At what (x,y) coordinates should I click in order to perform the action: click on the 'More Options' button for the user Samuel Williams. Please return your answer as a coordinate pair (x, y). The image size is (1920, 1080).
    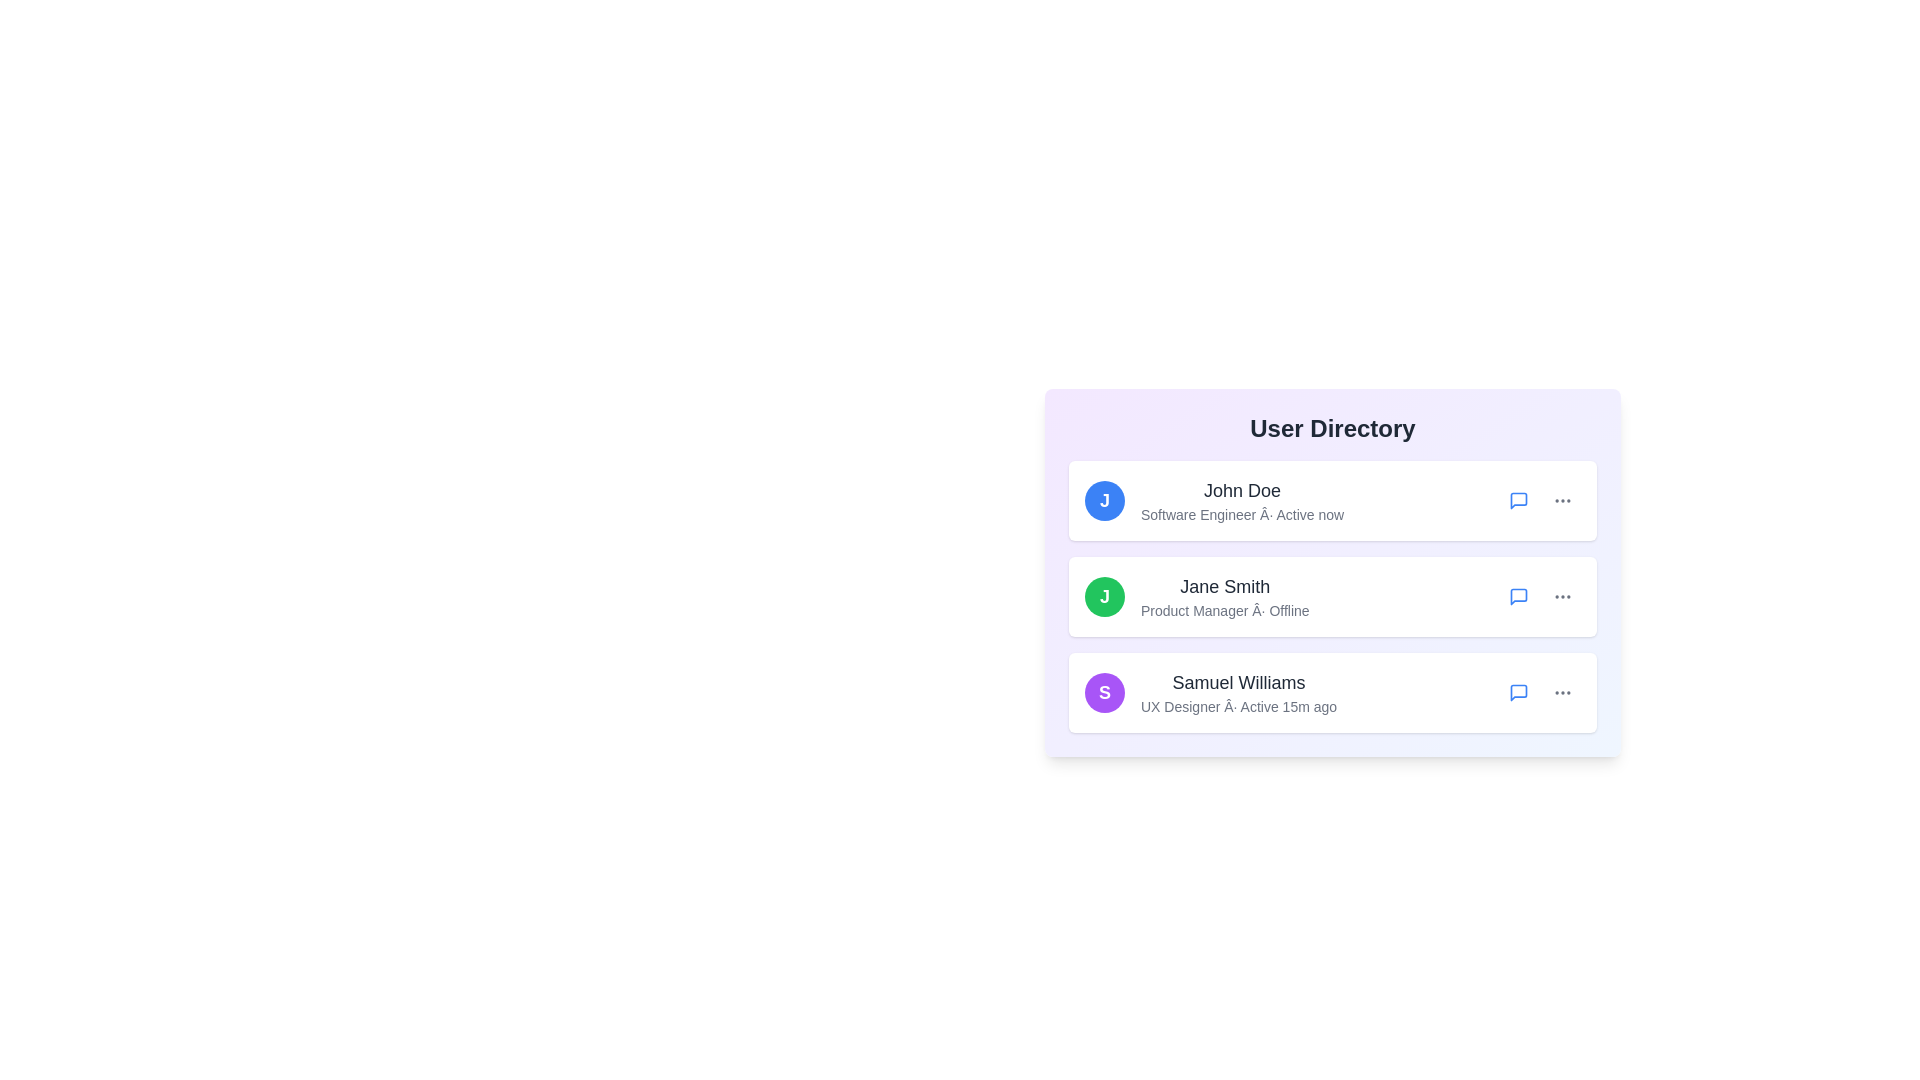
    Looking at the image, I should click on (1562, 692).